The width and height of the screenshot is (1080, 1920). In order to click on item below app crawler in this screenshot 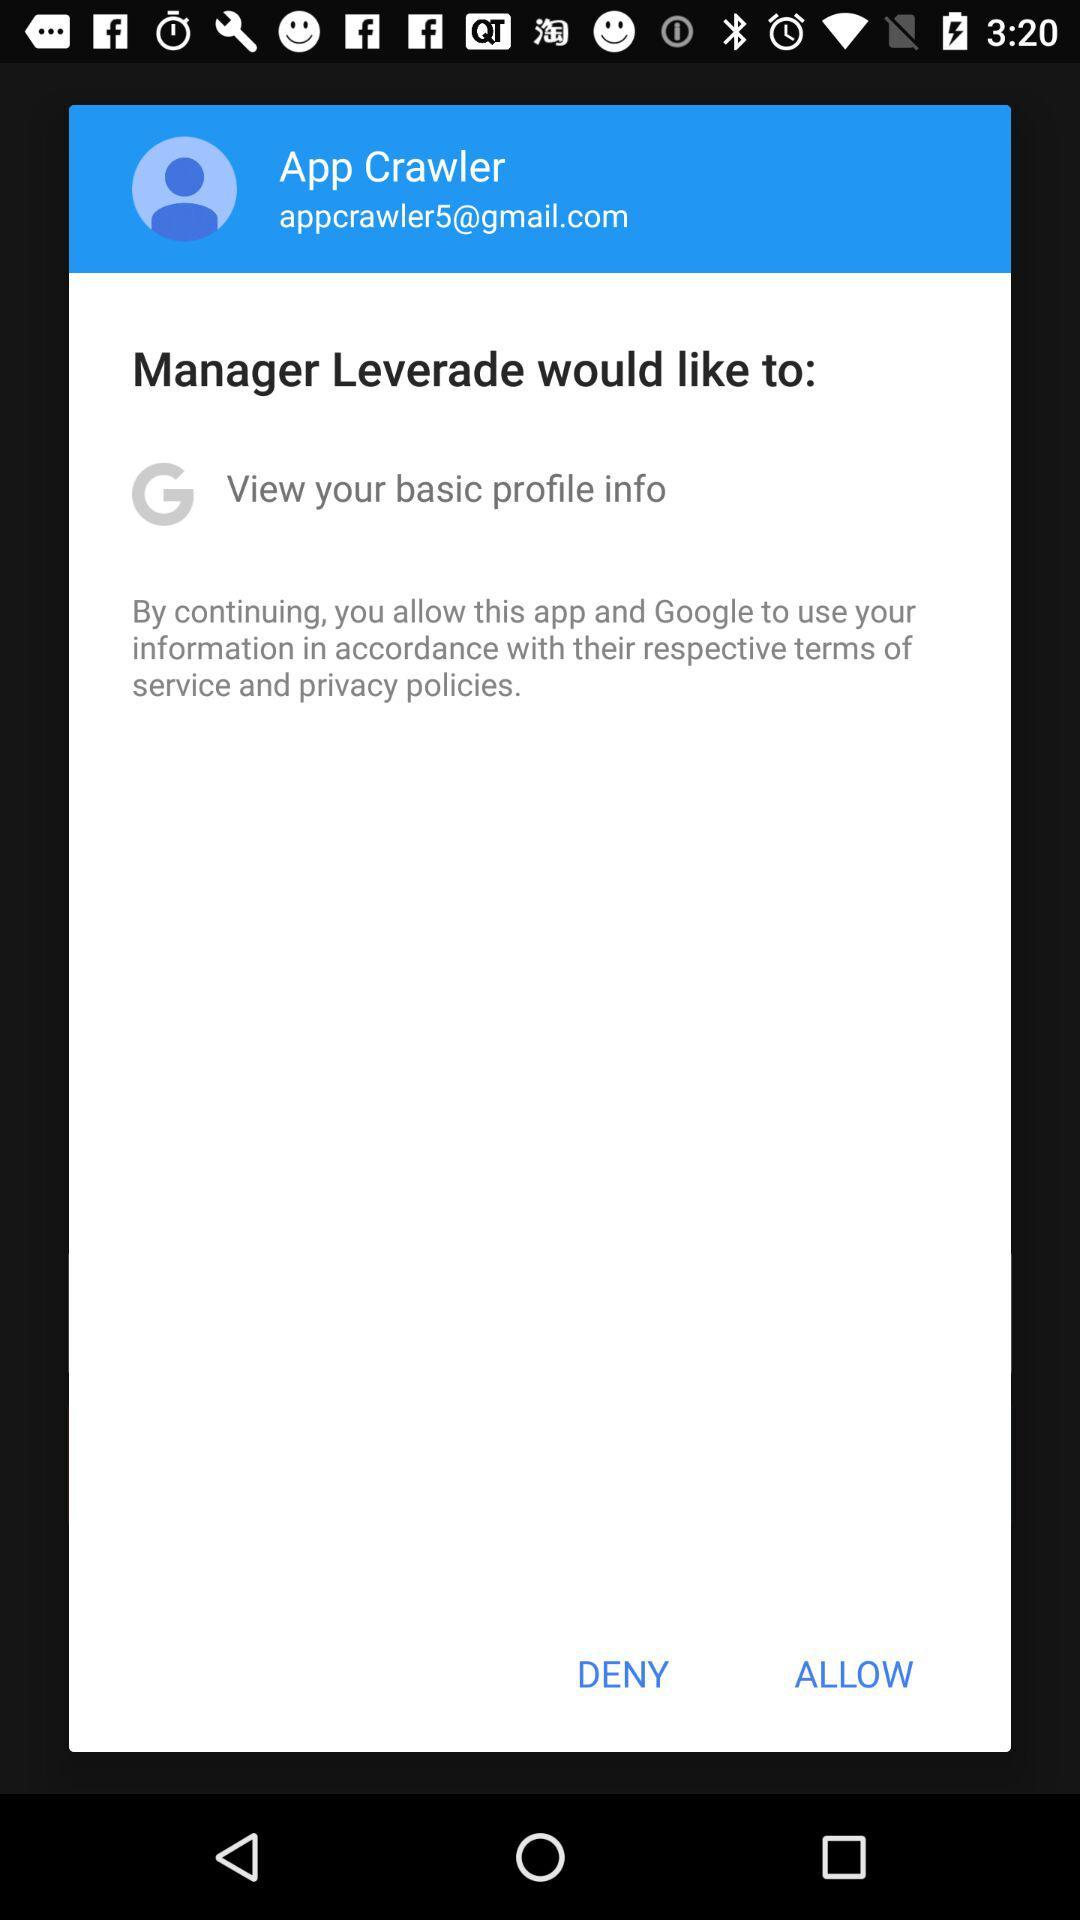, I will do `click(454, 214)`.